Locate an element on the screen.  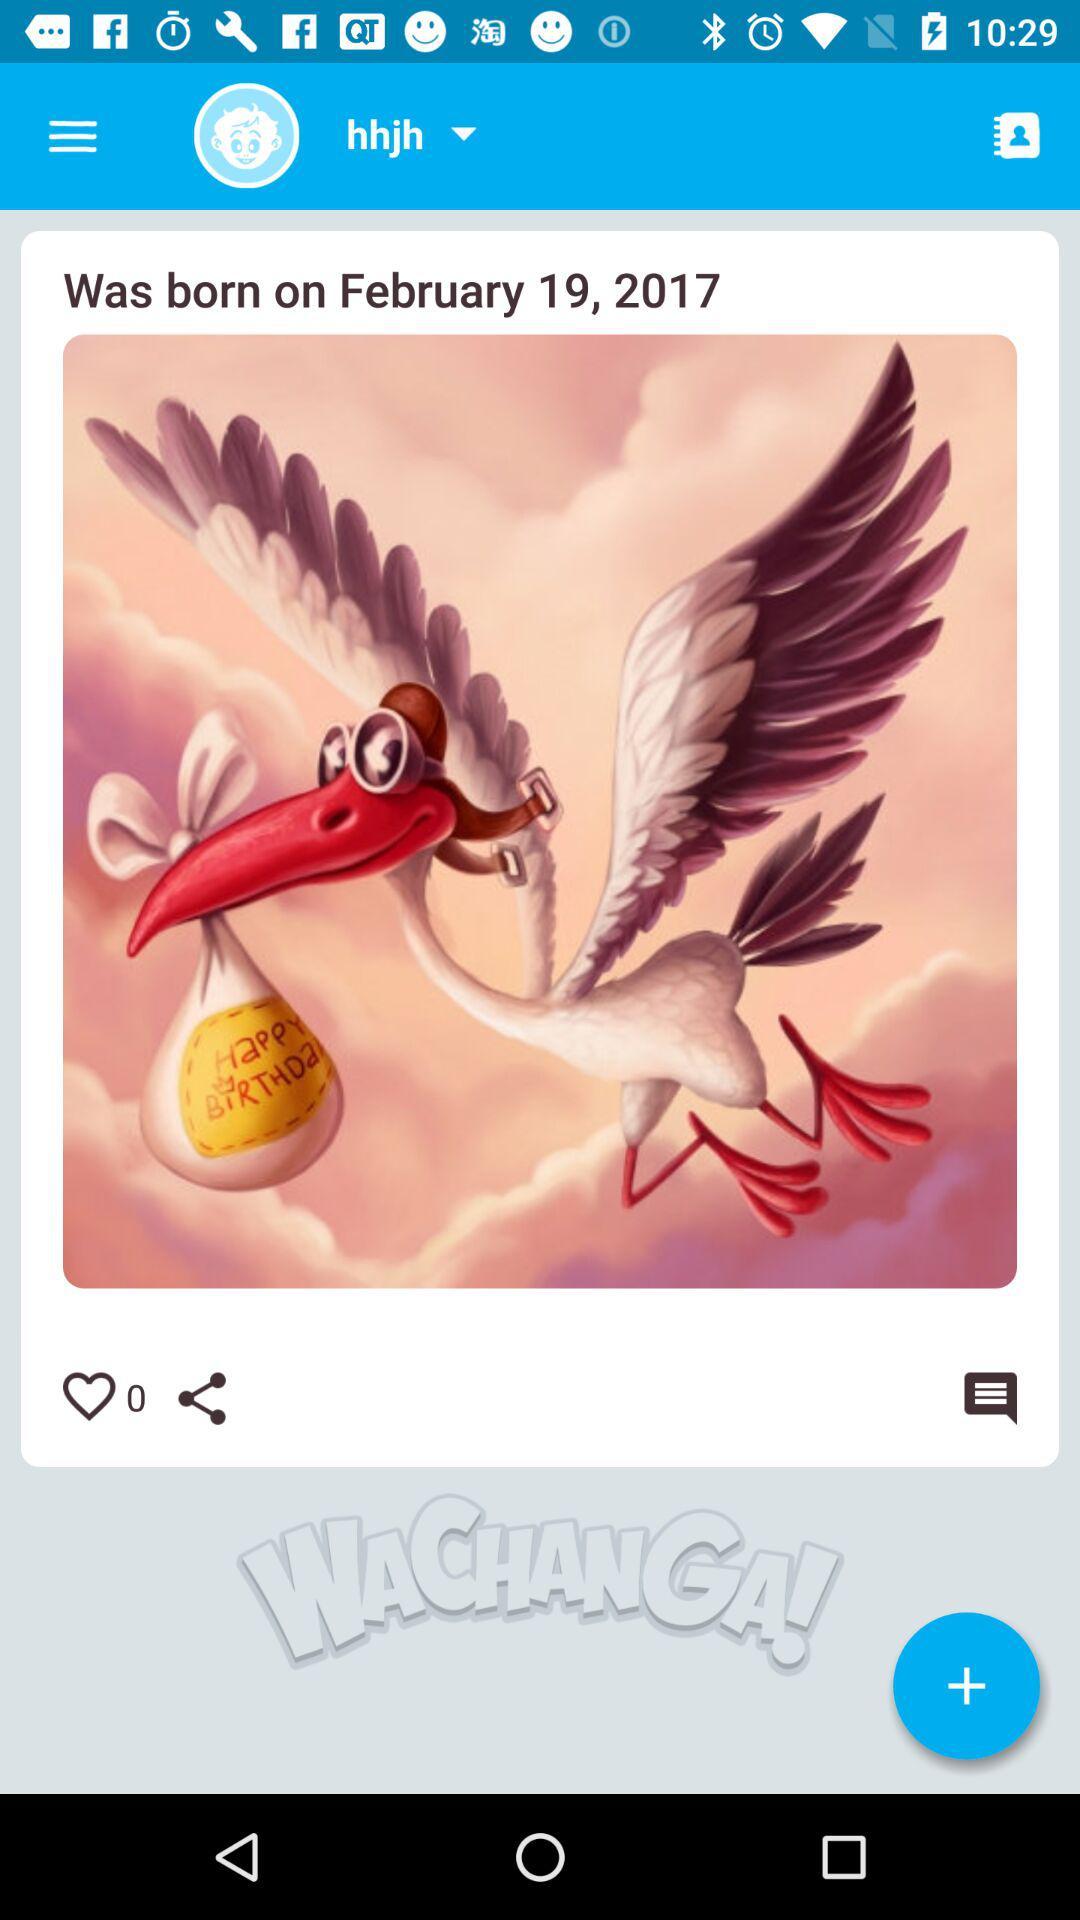
comment on photo is located at coordinates (984, 1397).